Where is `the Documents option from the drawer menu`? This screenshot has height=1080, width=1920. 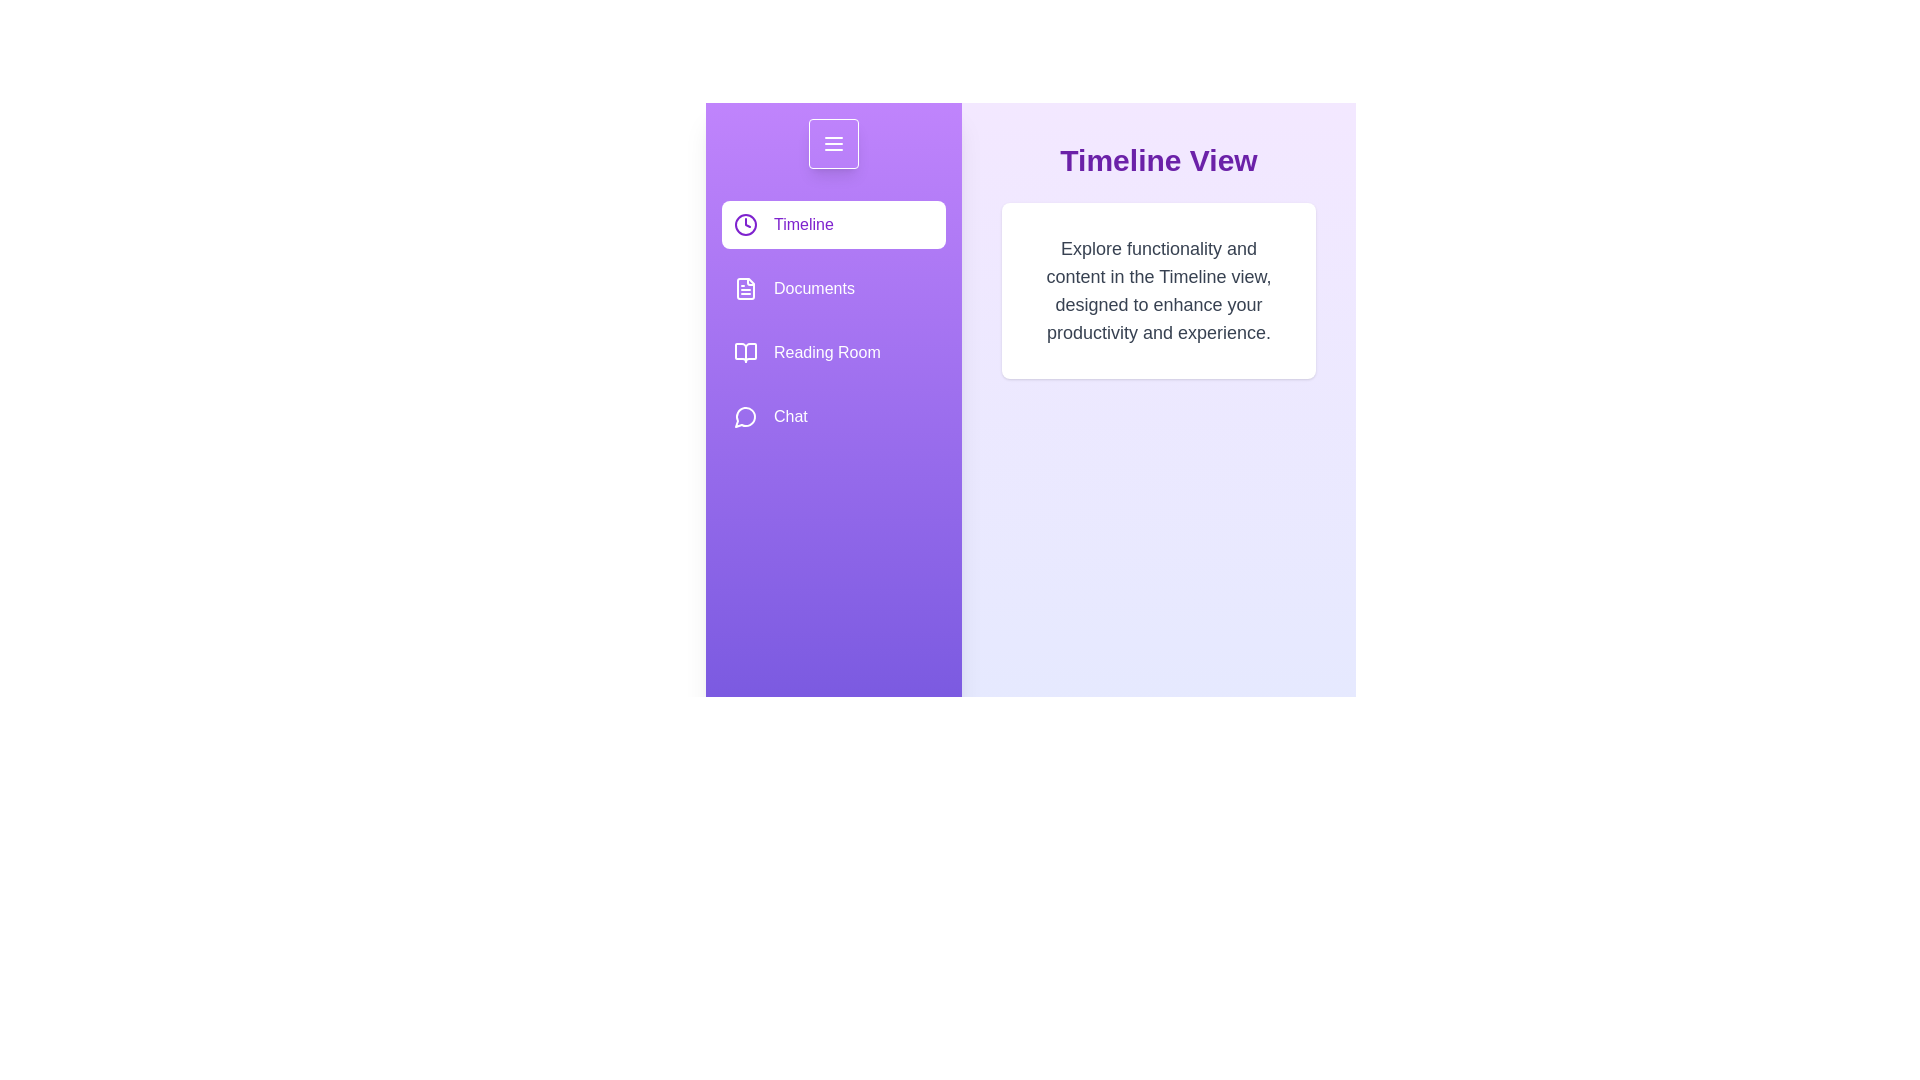 the Documents option from the drawer menu is located at coordinates (834, 289).